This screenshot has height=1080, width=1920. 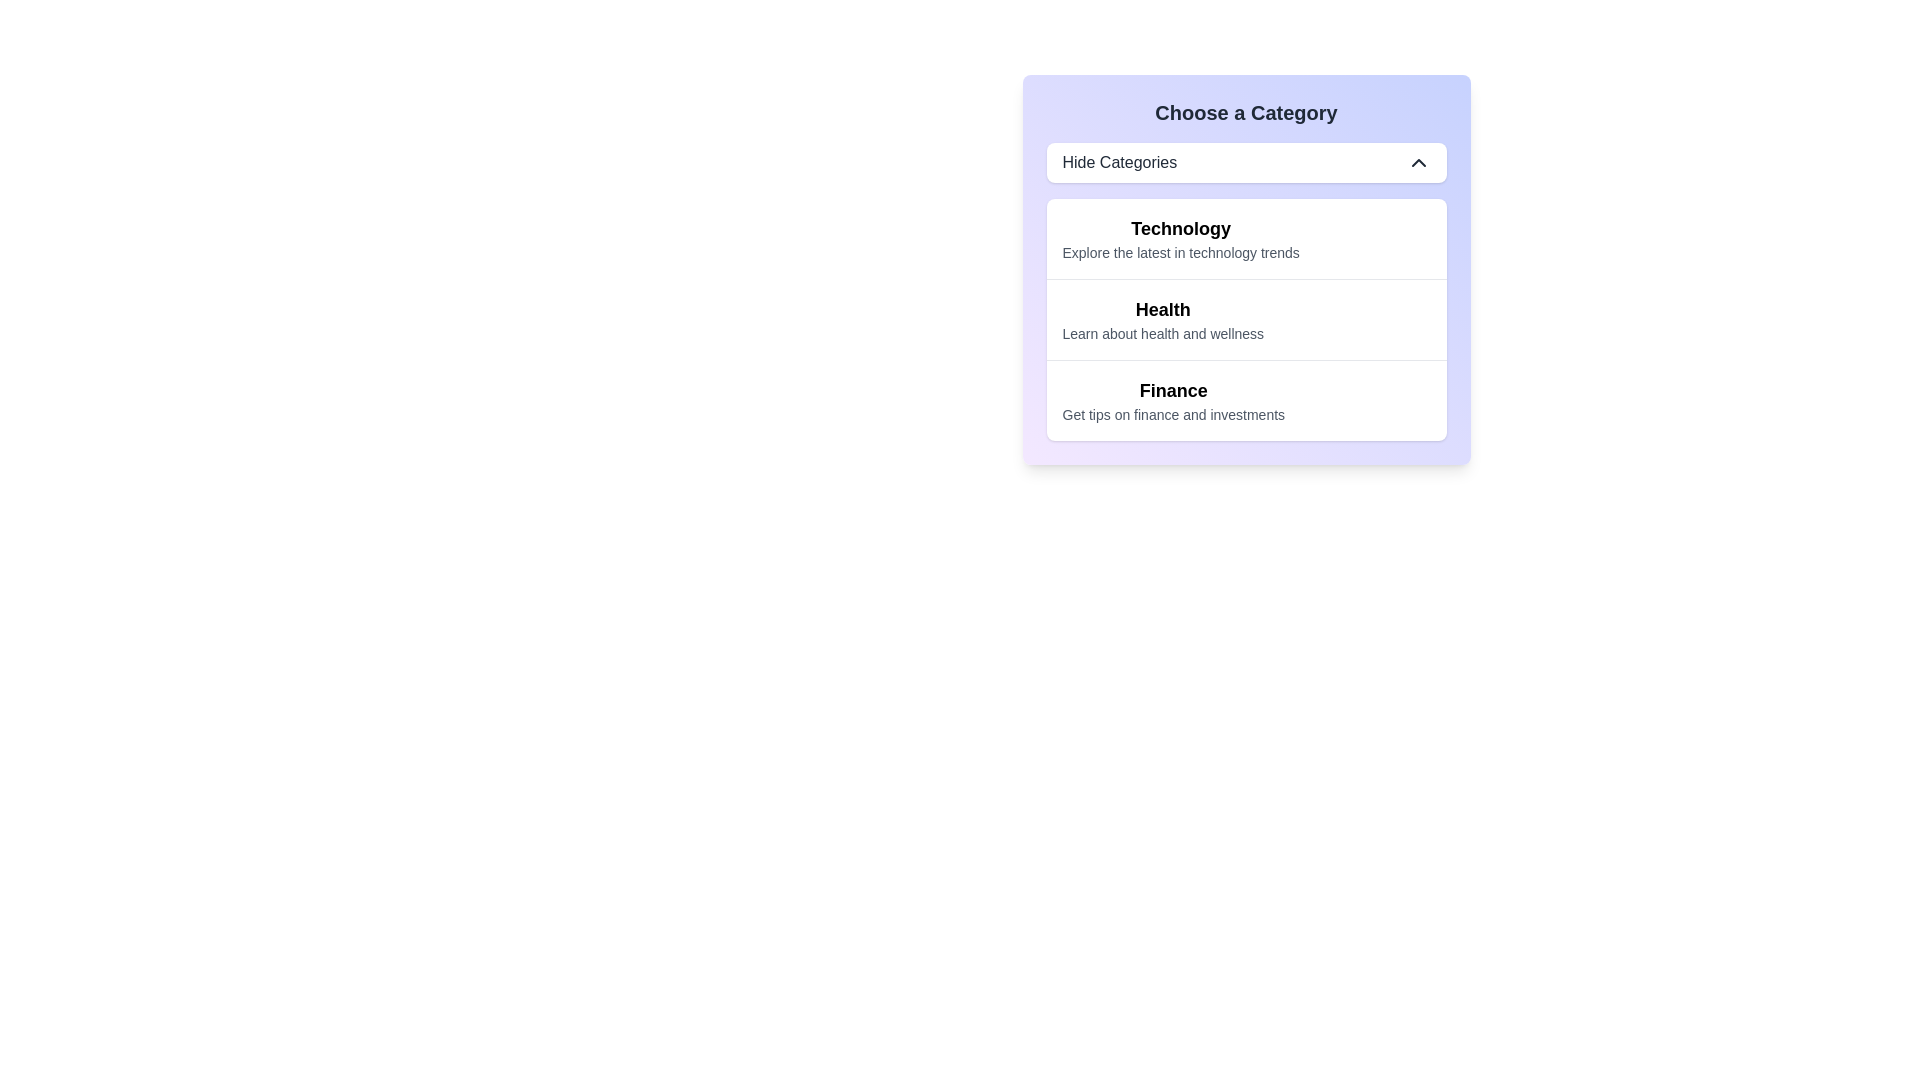 What do you see at coordinates (1181, 227) in the screenshot?
I see `the 'Technology' text label, which is bold and larger in font size, located in the light blue section under 'Choose a Category'` at bounding box center [1181, 227].